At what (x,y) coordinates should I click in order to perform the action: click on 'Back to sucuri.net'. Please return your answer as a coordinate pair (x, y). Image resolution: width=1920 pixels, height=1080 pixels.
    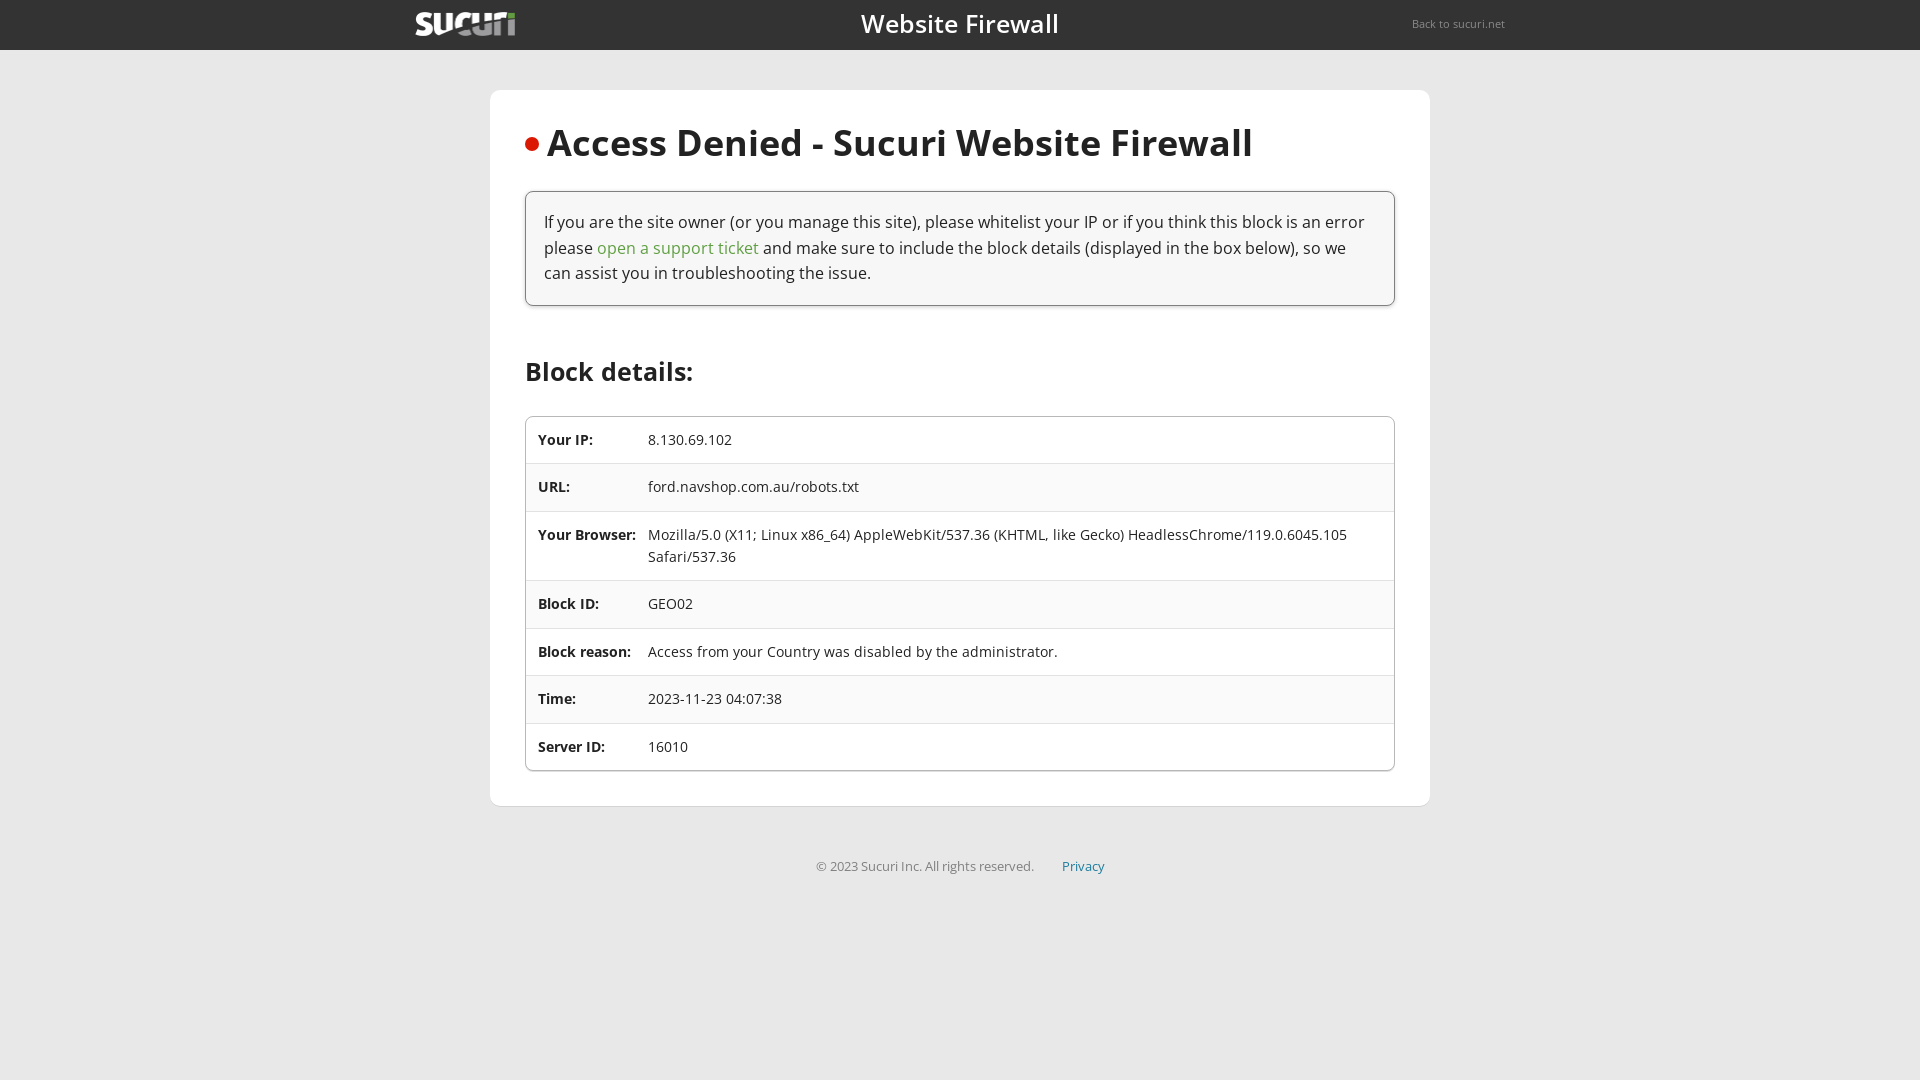
    Looking at the image, I should click on (1458, 23).